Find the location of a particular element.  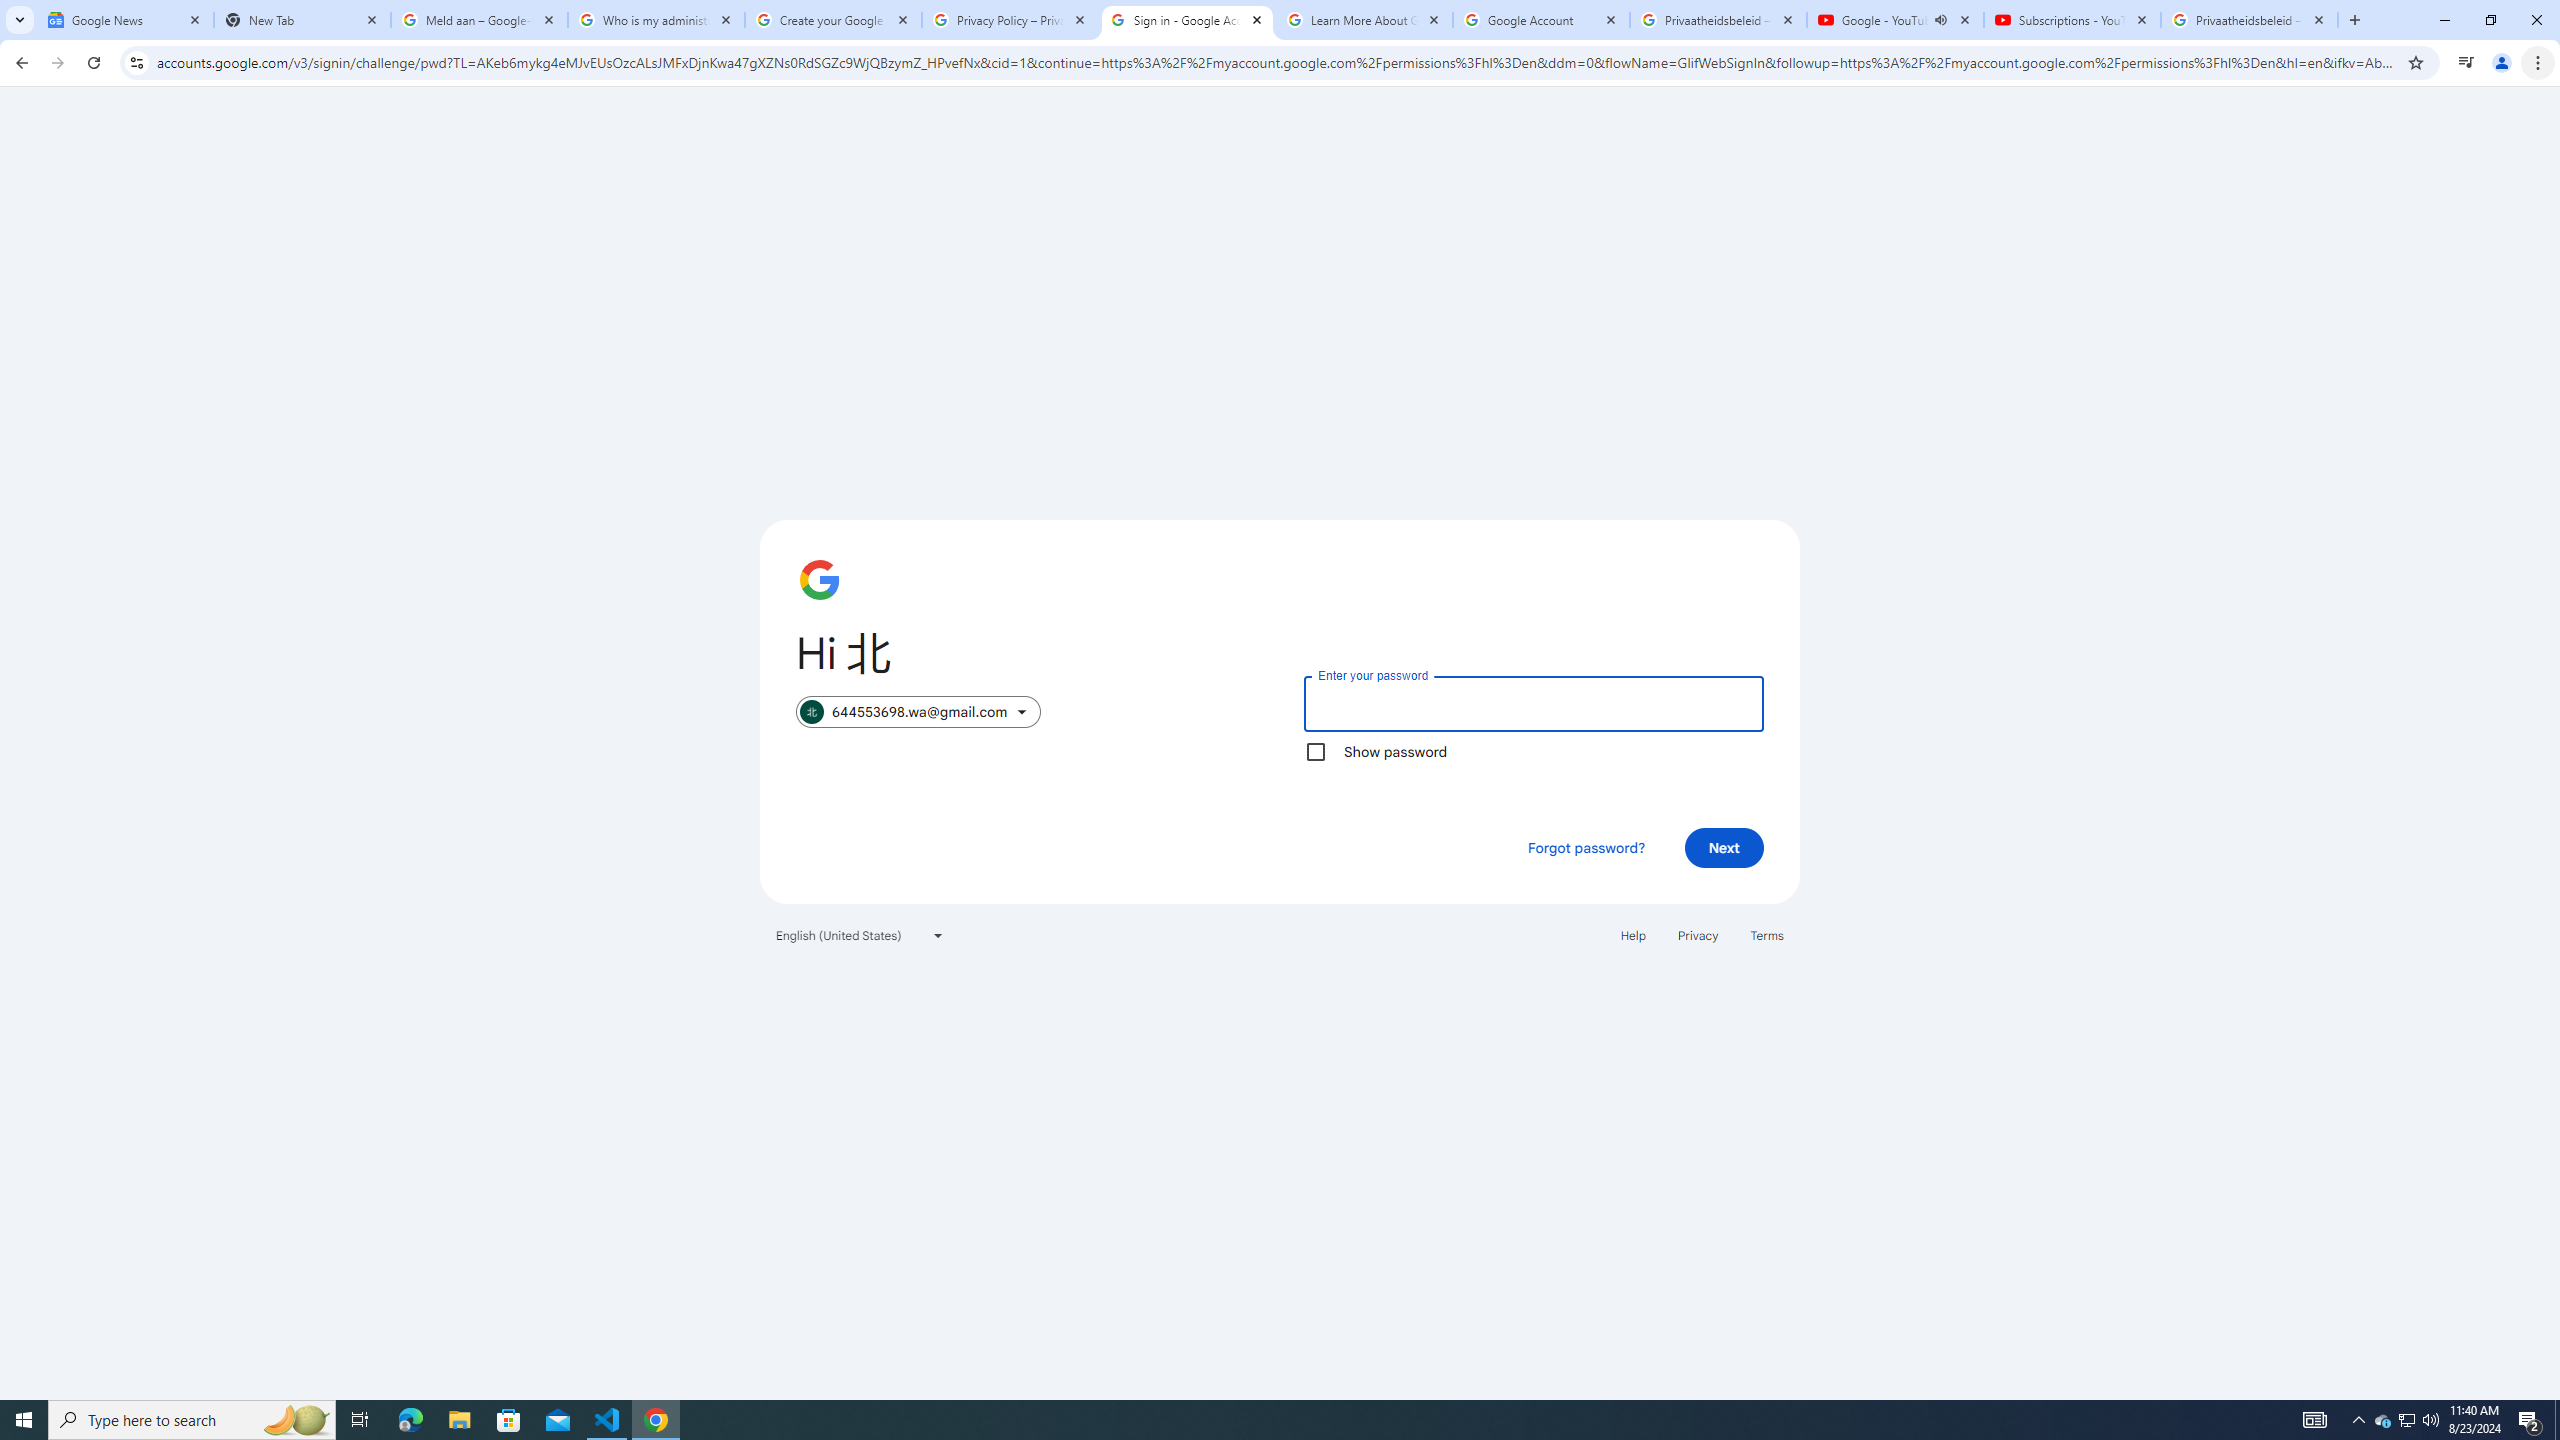

'Who is my administrator? - Google Account Help' is located at coordinates (656, 19).